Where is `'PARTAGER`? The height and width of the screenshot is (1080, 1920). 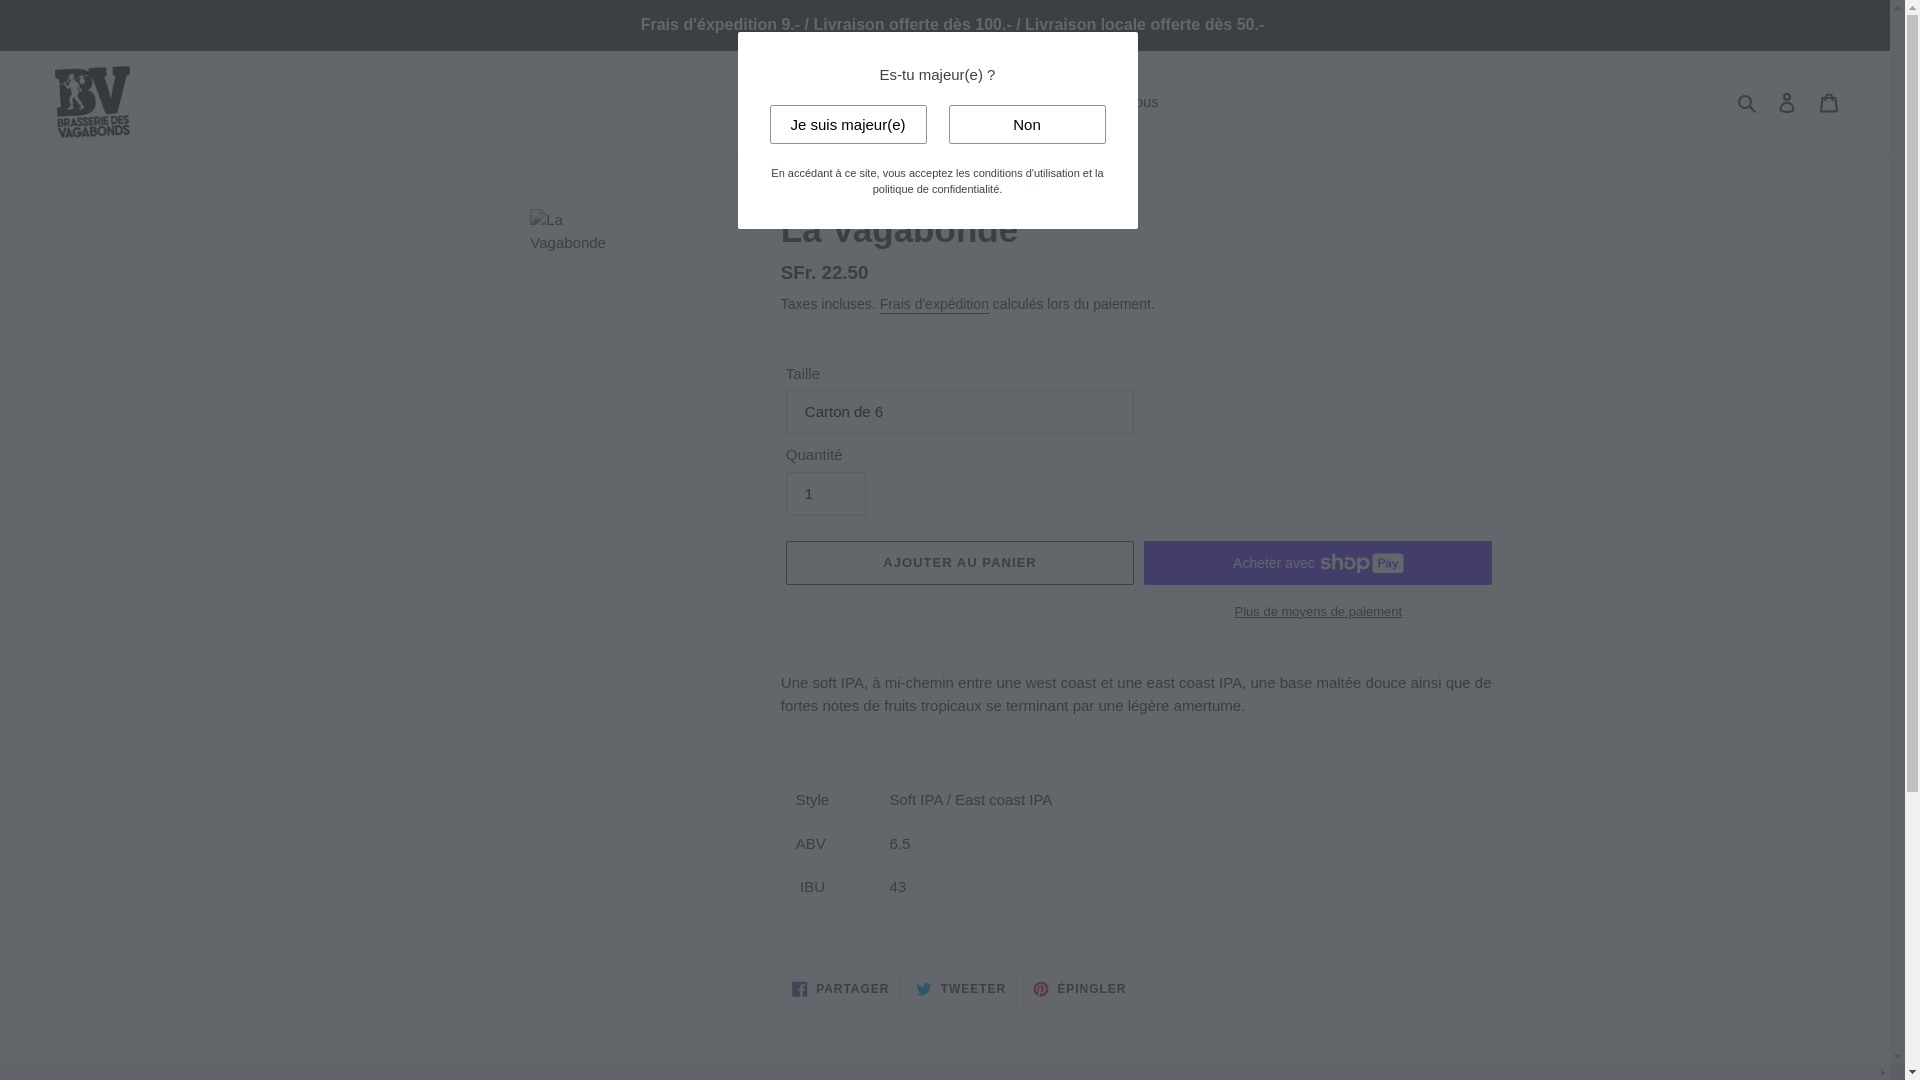 'PARTAGER is located at coordinates (840, 987).